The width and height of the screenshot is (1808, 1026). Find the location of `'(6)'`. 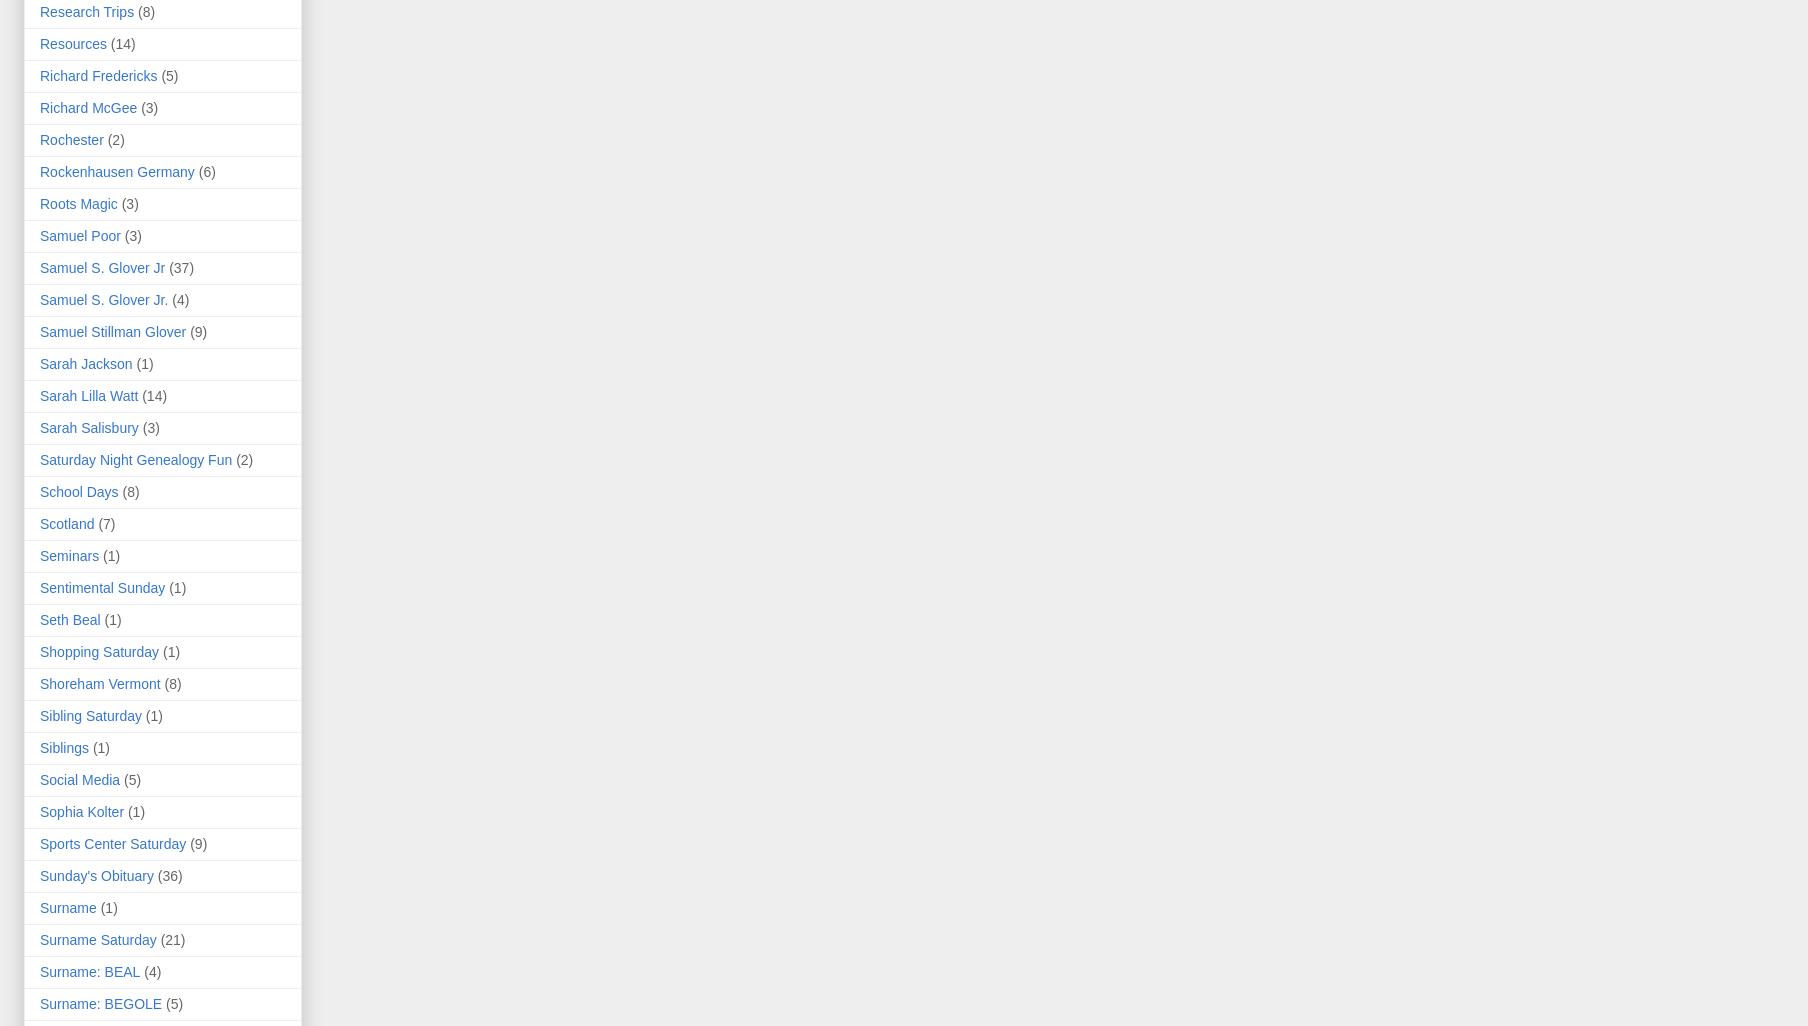

'(6)' is located at coordinates (206, 170).